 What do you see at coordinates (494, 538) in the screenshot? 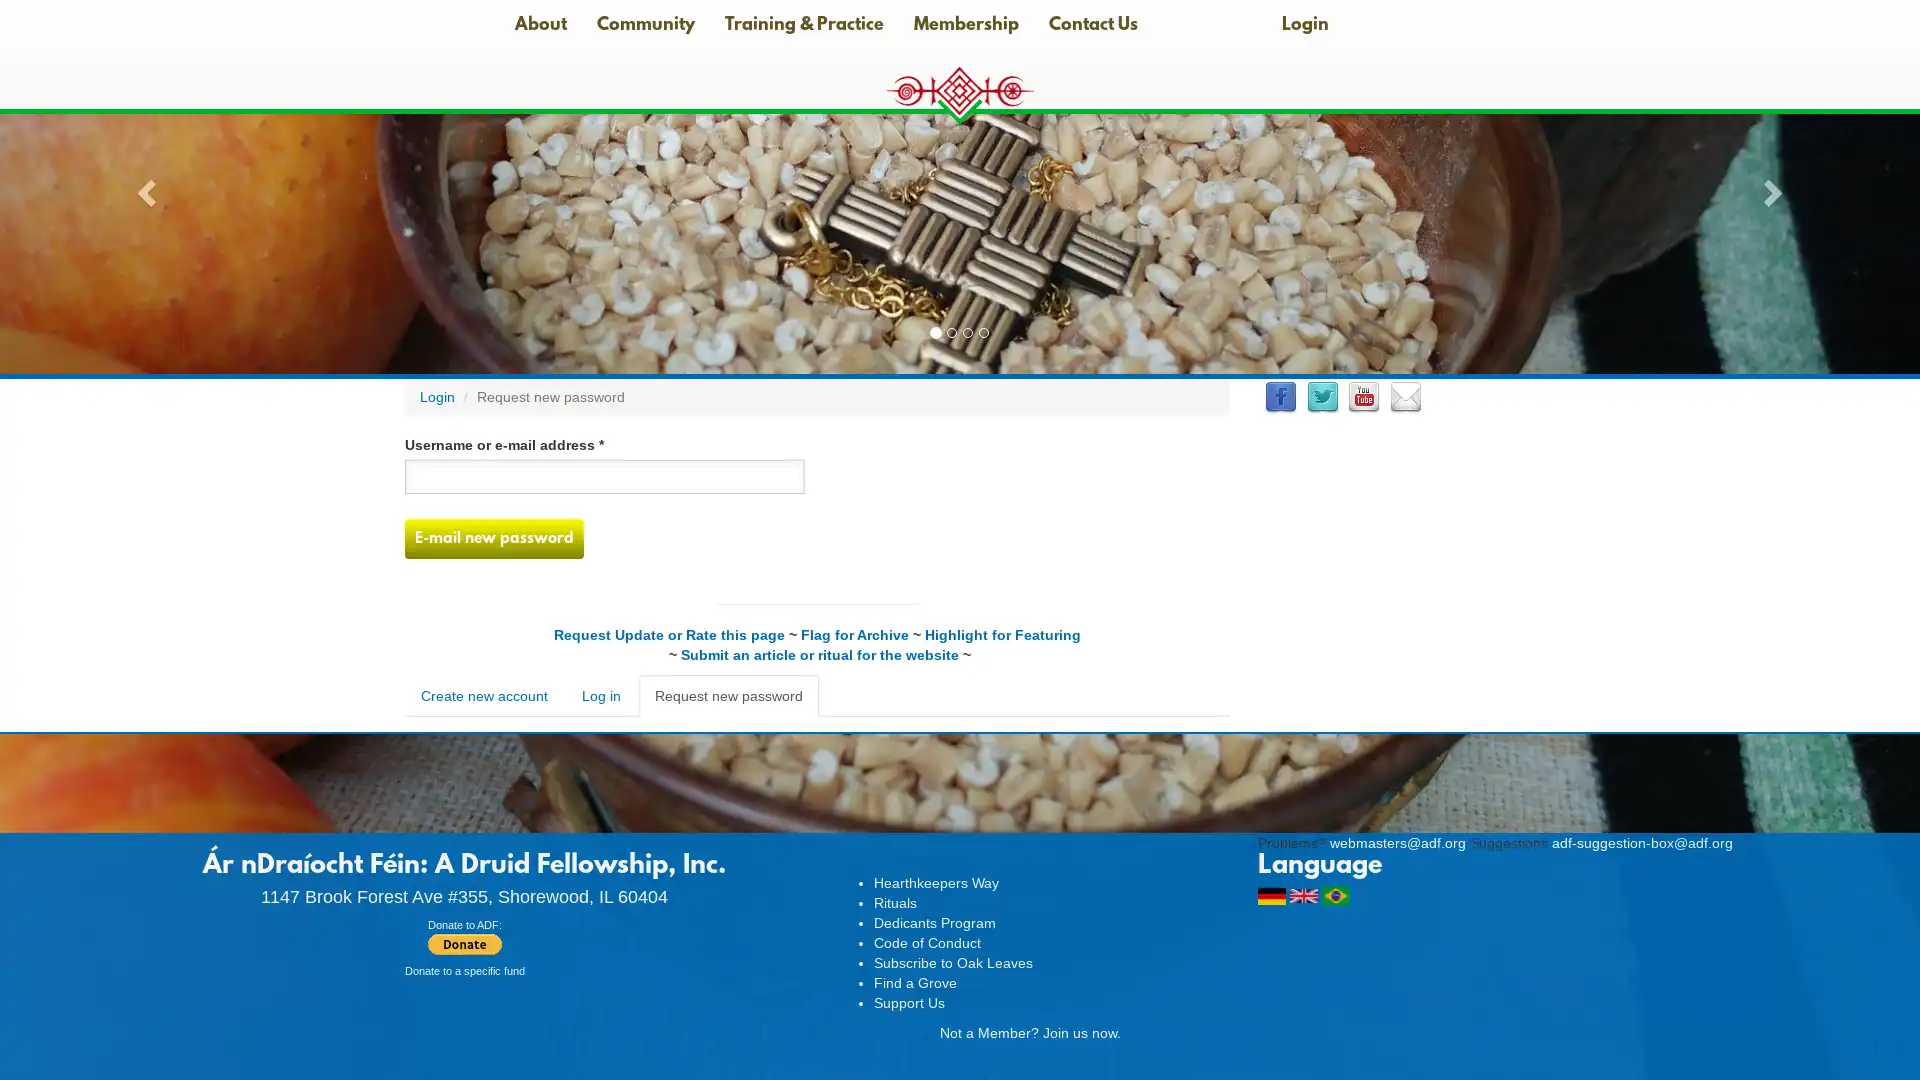
I see `E-mail new password` at bounding box center [494, 538].